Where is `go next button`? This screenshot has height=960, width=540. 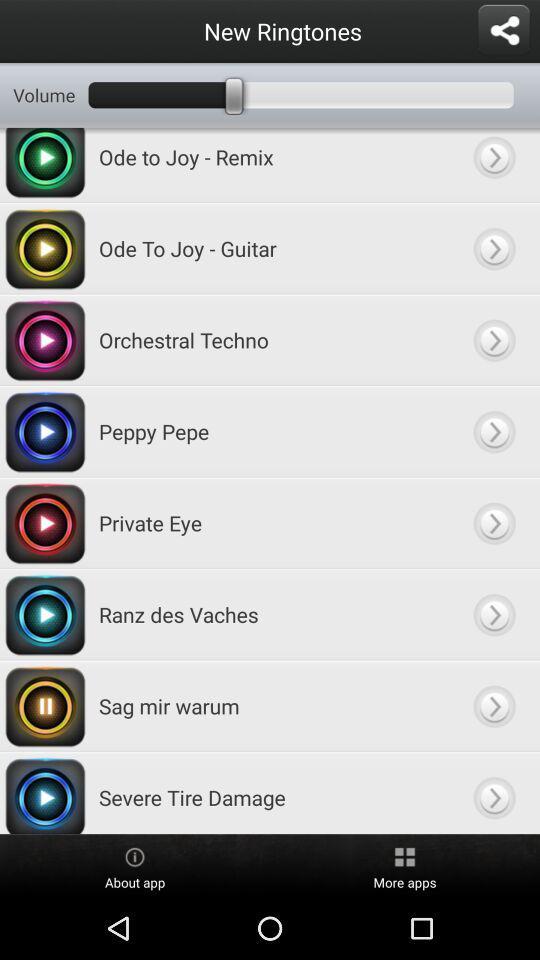 go next button is located at coordinates (493, 340).